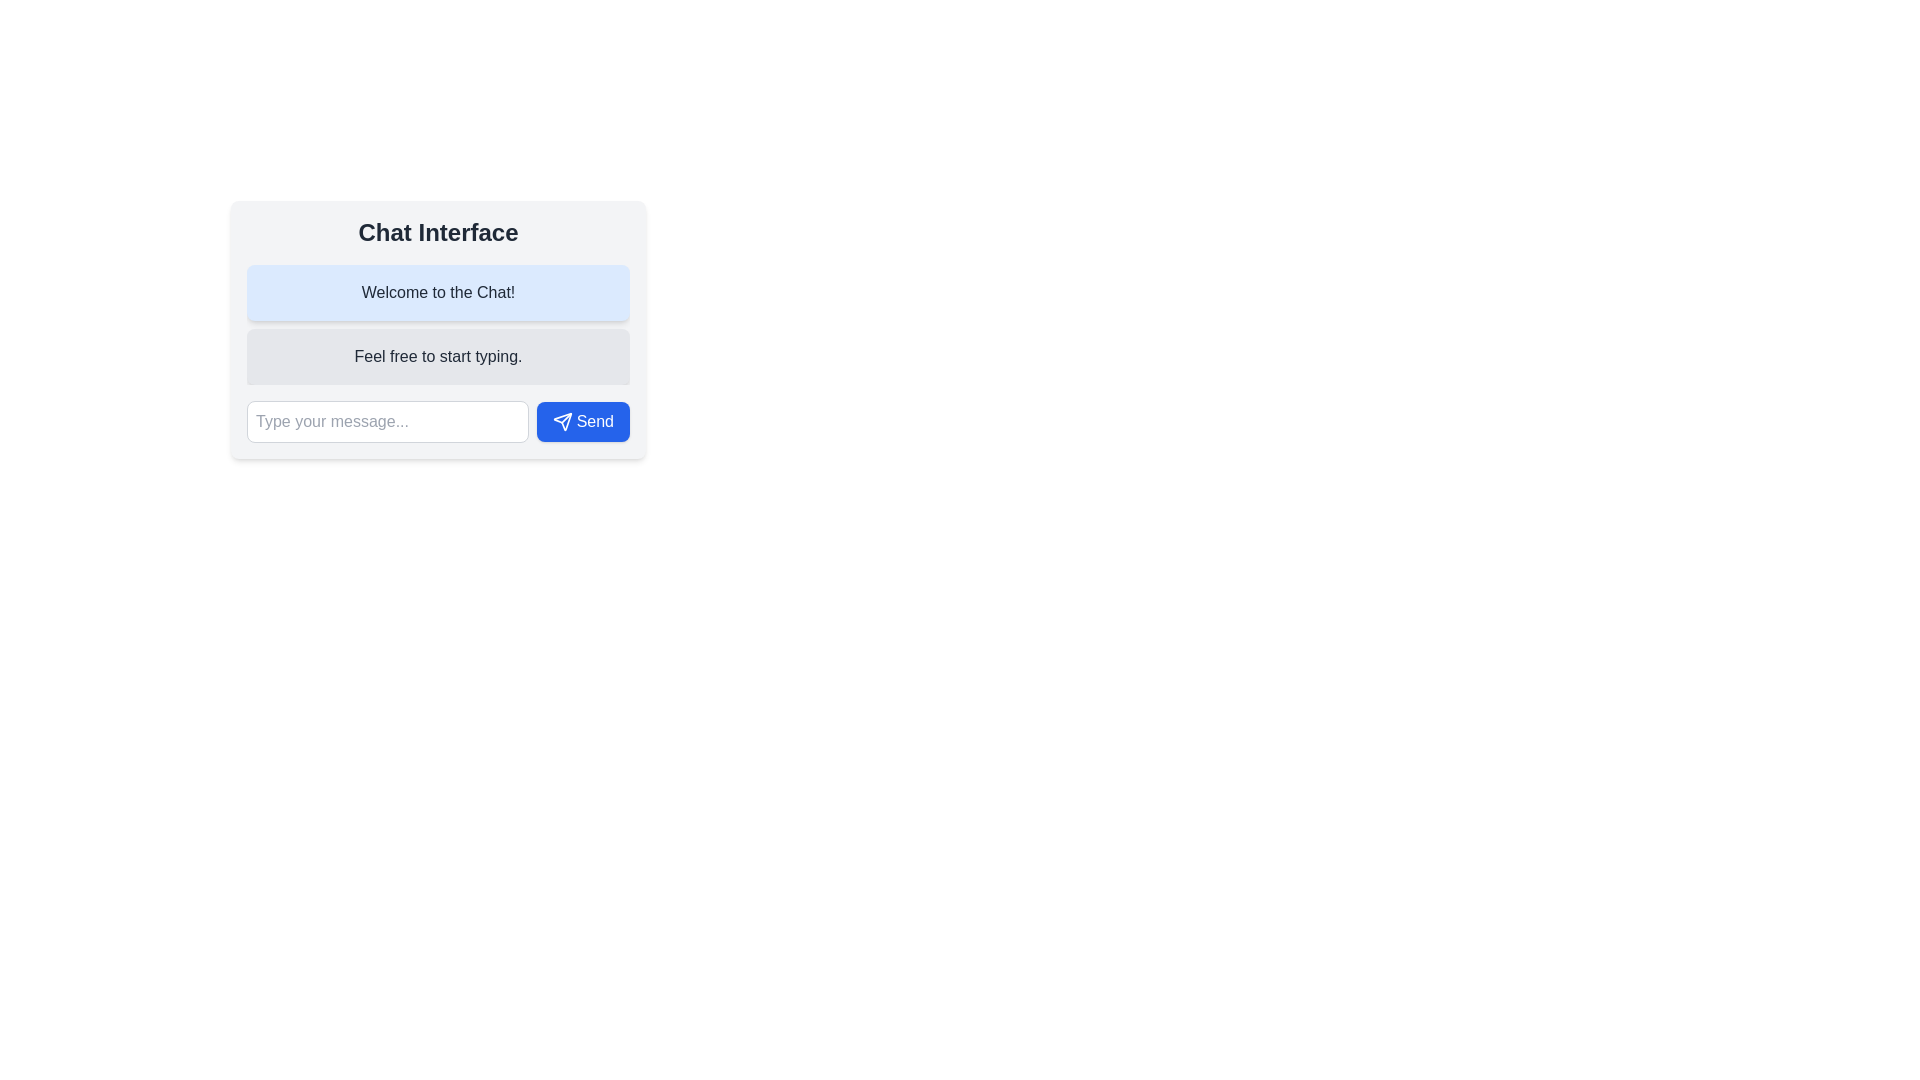 The image size is (1920, 1080). I want to click on the blue 'Send' button with rounded corners to observe the hover effect that lightens its background color, so click(582, 420).